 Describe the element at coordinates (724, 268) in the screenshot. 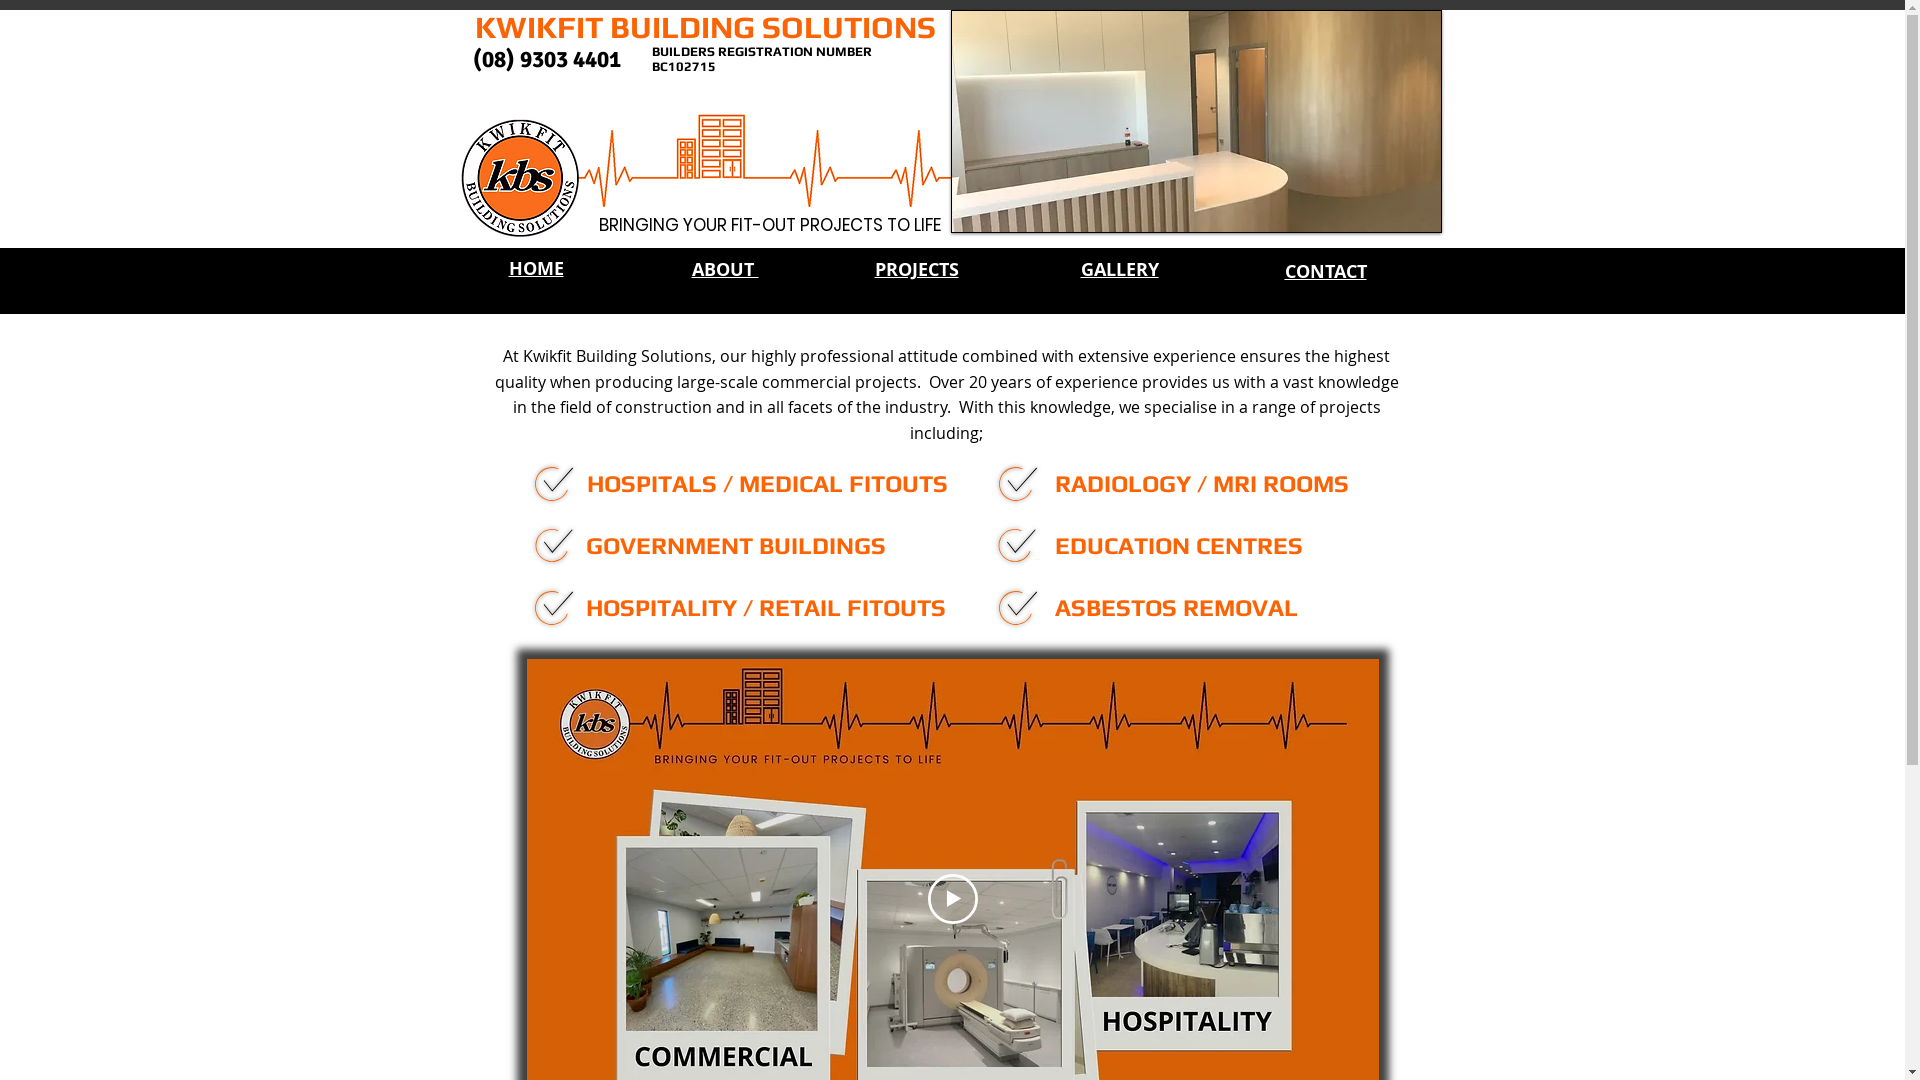

I see `'ABOUT '` at that location.